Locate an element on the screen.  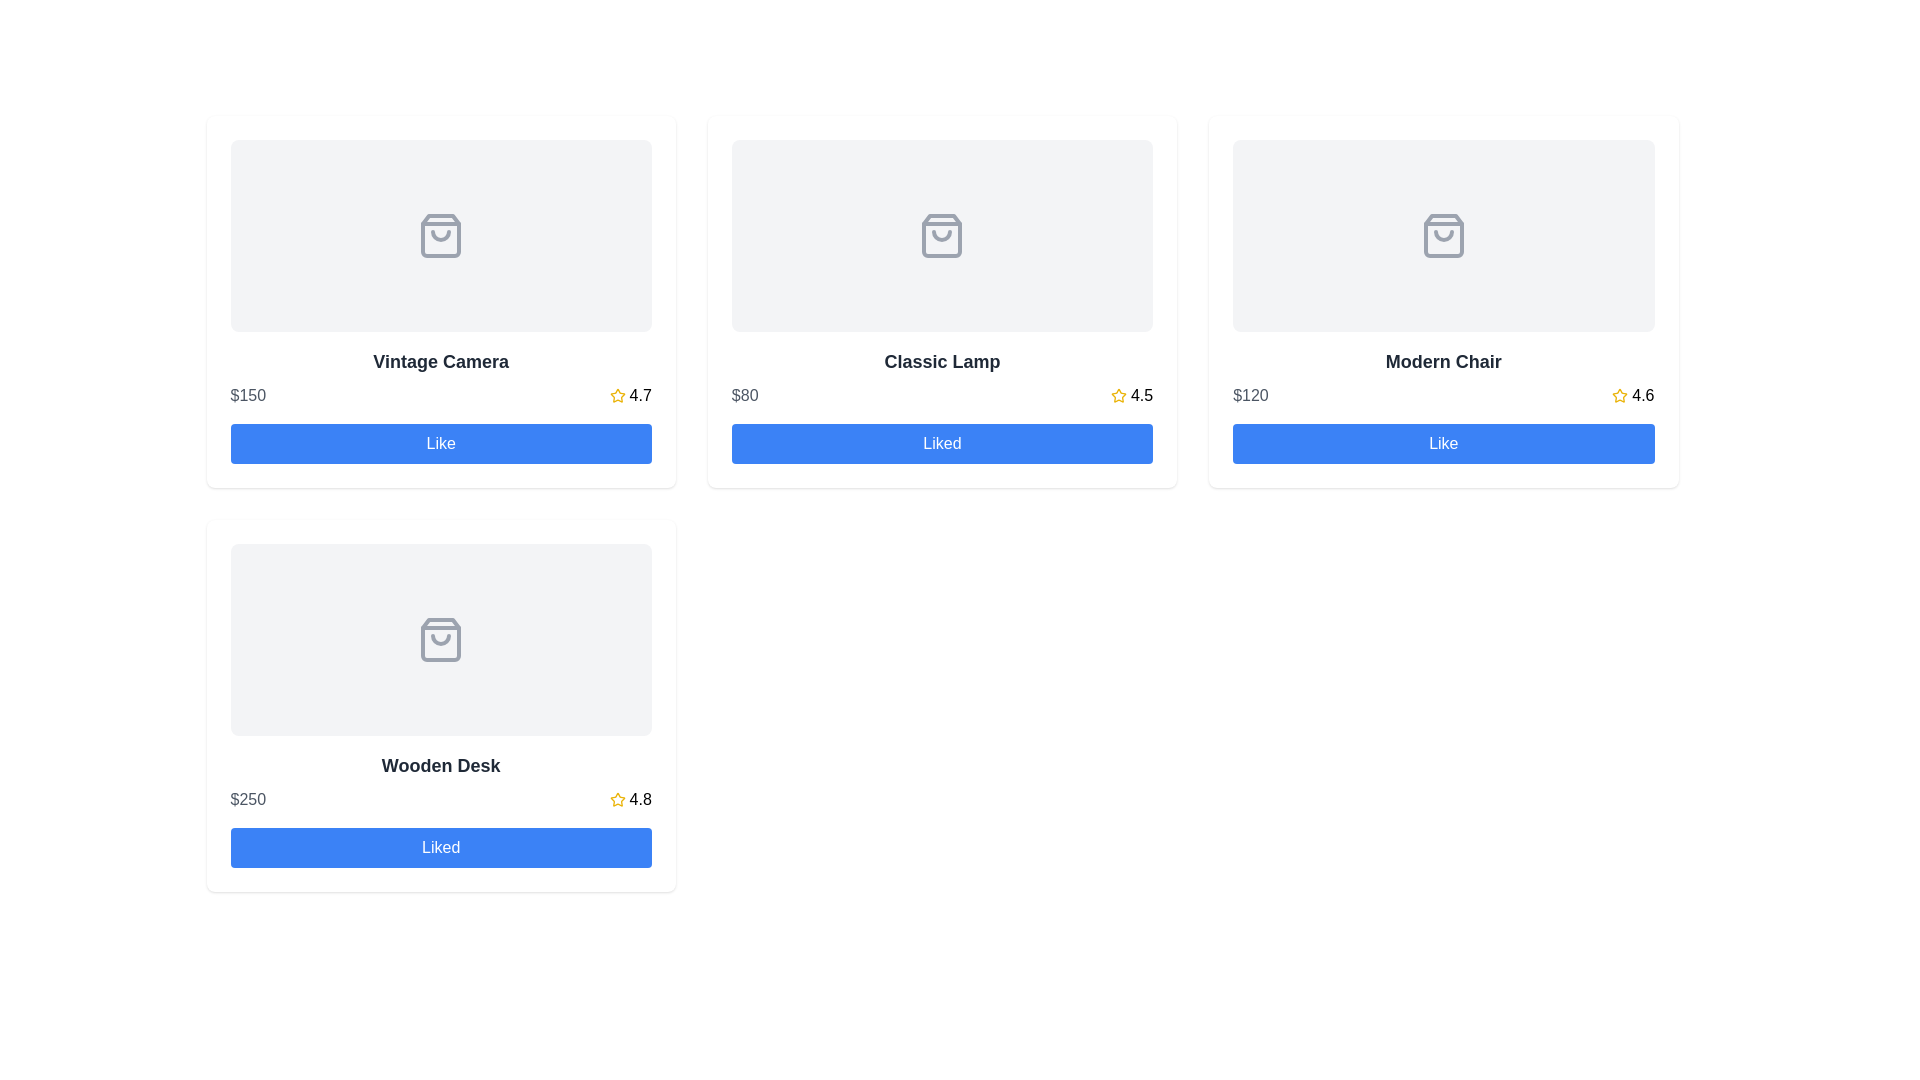
the shopping bag icon located inside the 'Vintage Camera' card at the top left corner of the grid layout is located at coordinates (440, 234).